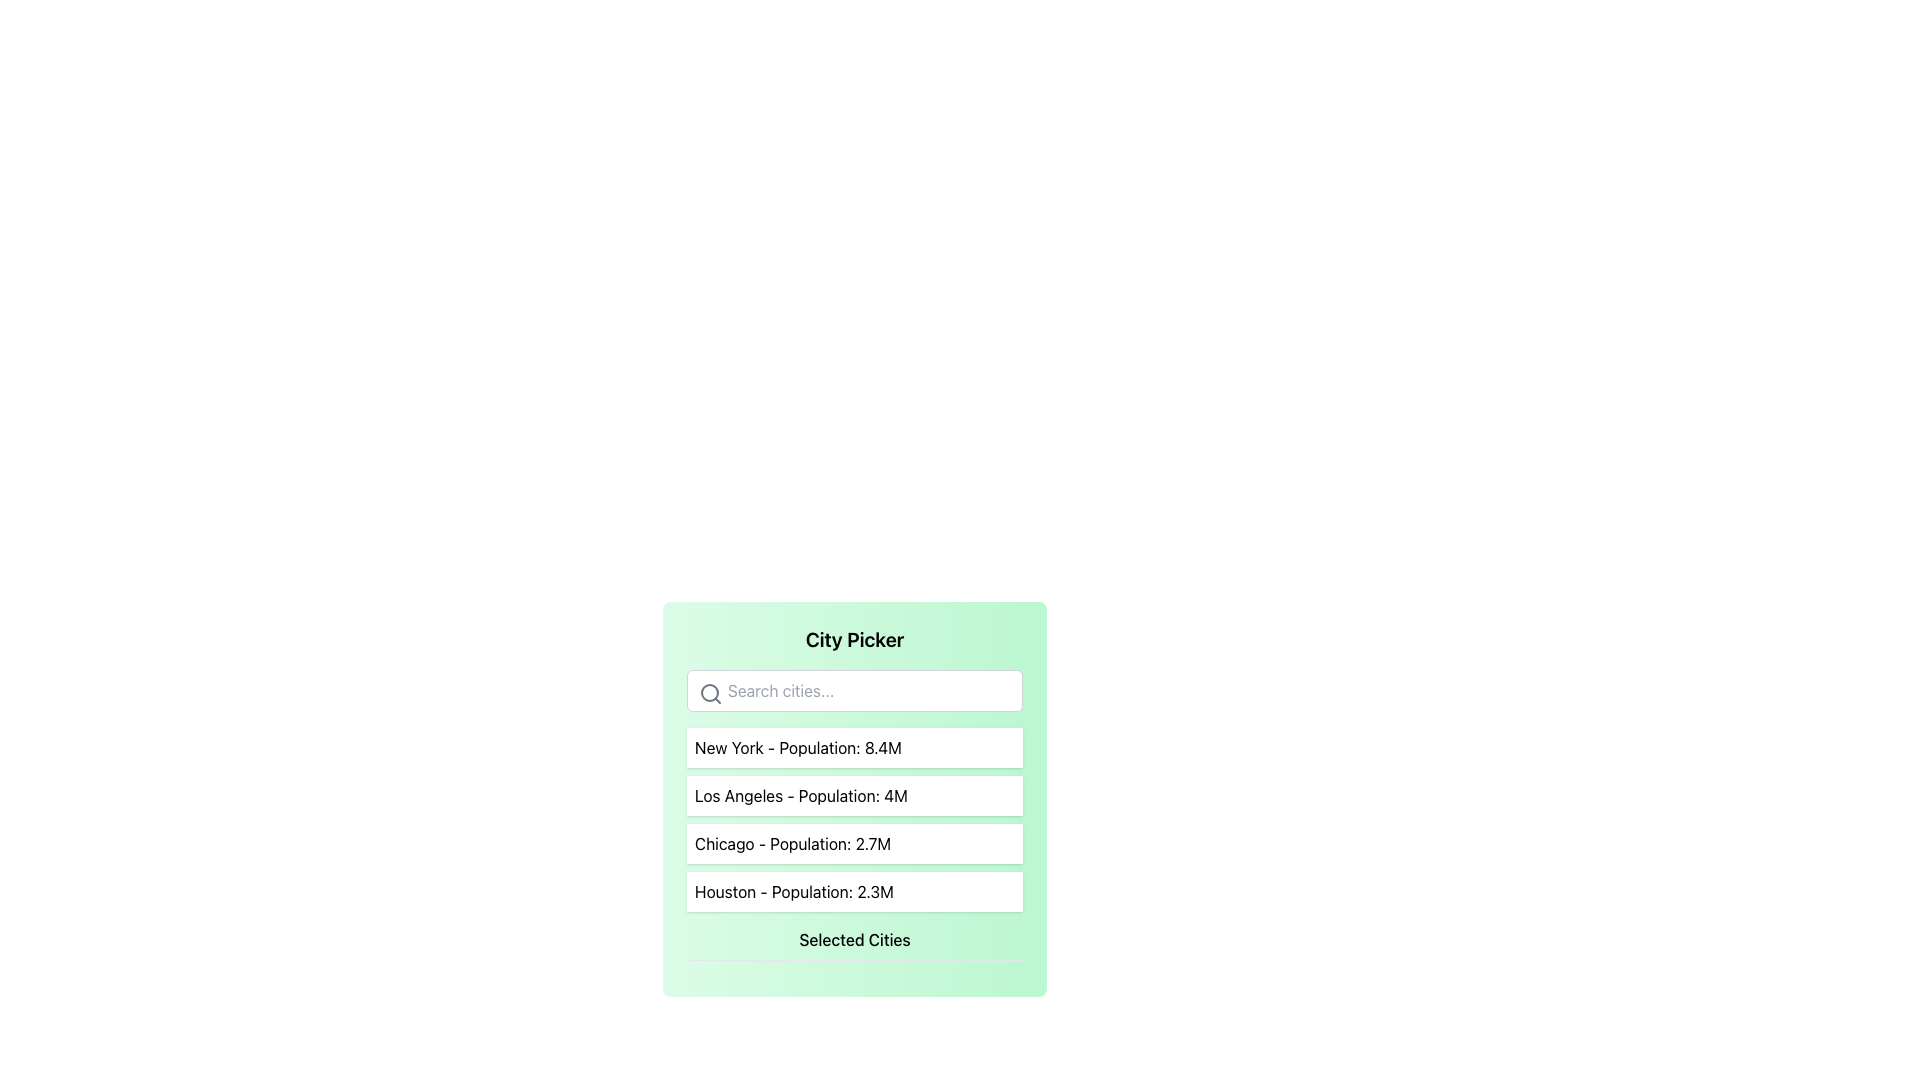 The width and height of the screenshot is (1920, 1080). What do you see at coordinates (854, 794) in the screenshot?
I see `the second item in the city picker interface representing 'Los Angeles'` at bounding box center [854, 794].